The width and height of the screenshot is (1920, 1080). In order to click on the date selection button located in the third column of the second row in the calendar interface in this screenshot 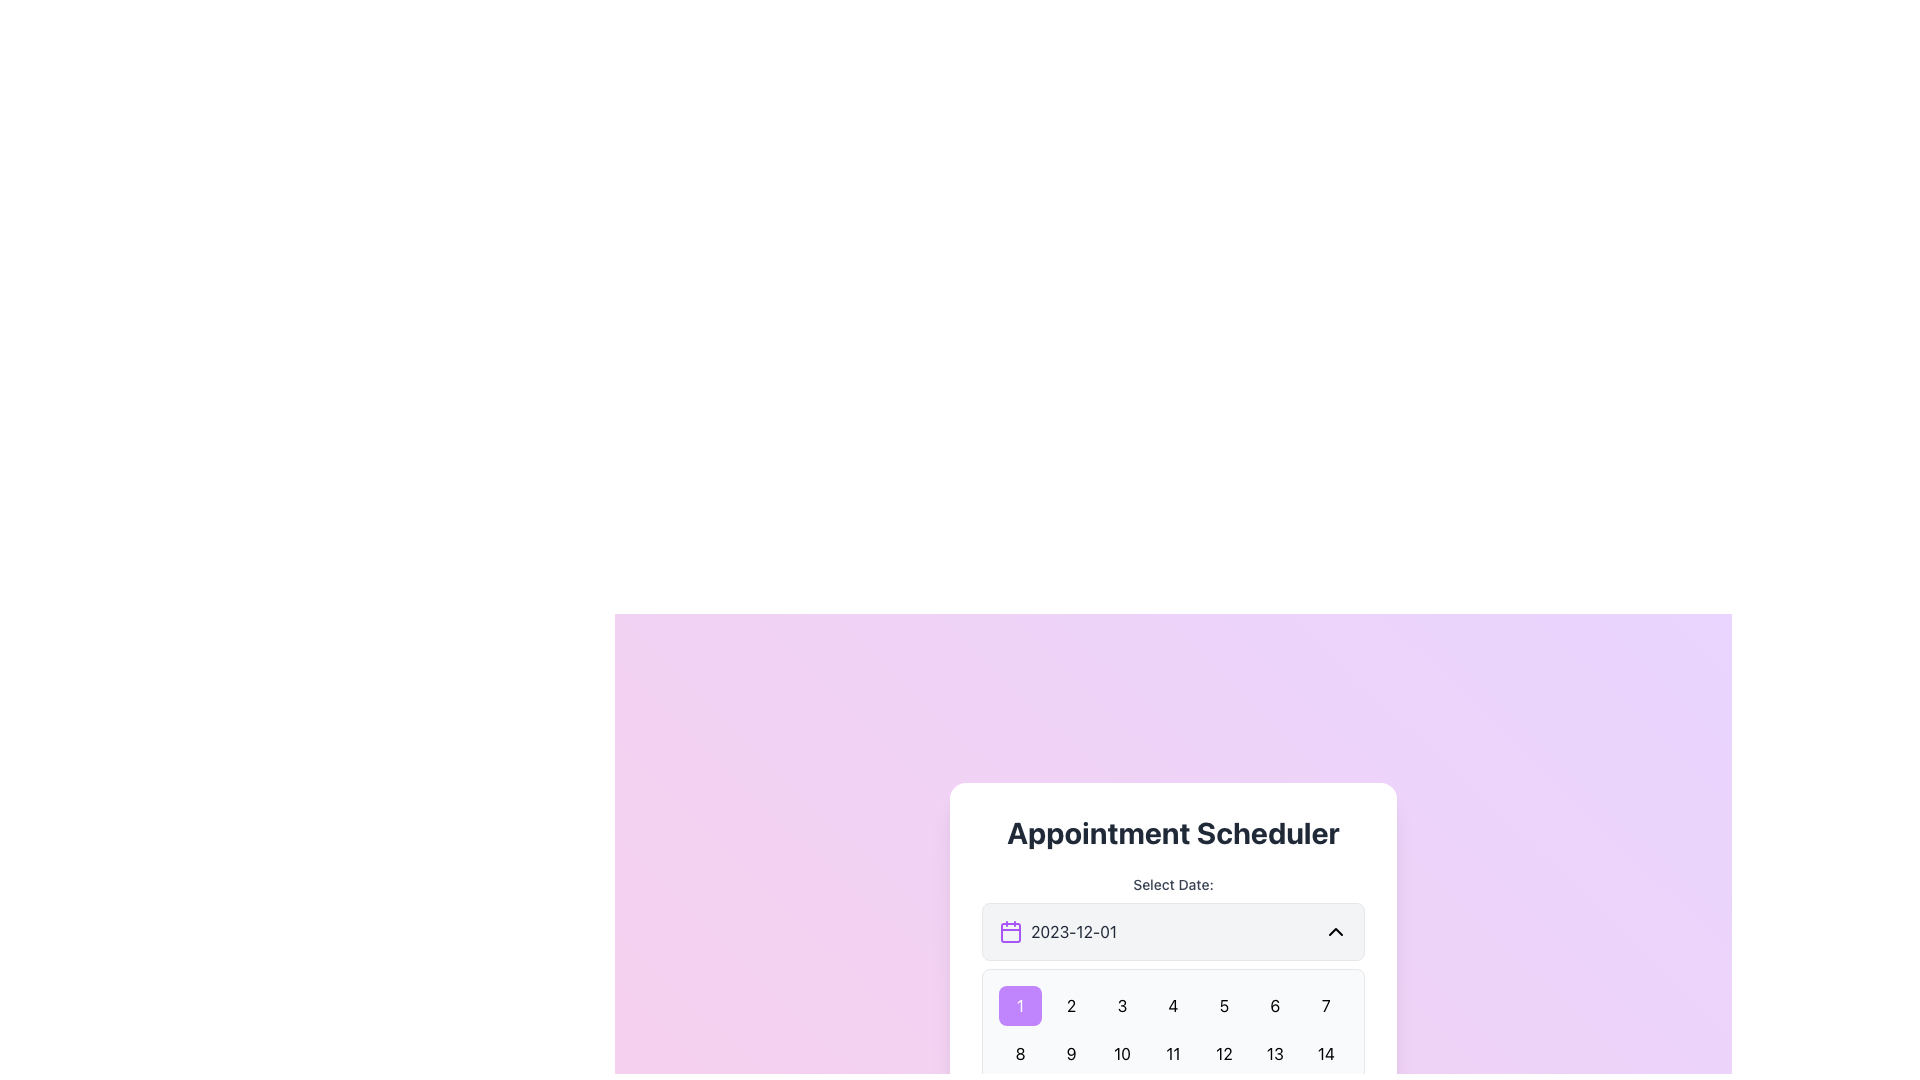, I will do `click(1122, 1053)`.